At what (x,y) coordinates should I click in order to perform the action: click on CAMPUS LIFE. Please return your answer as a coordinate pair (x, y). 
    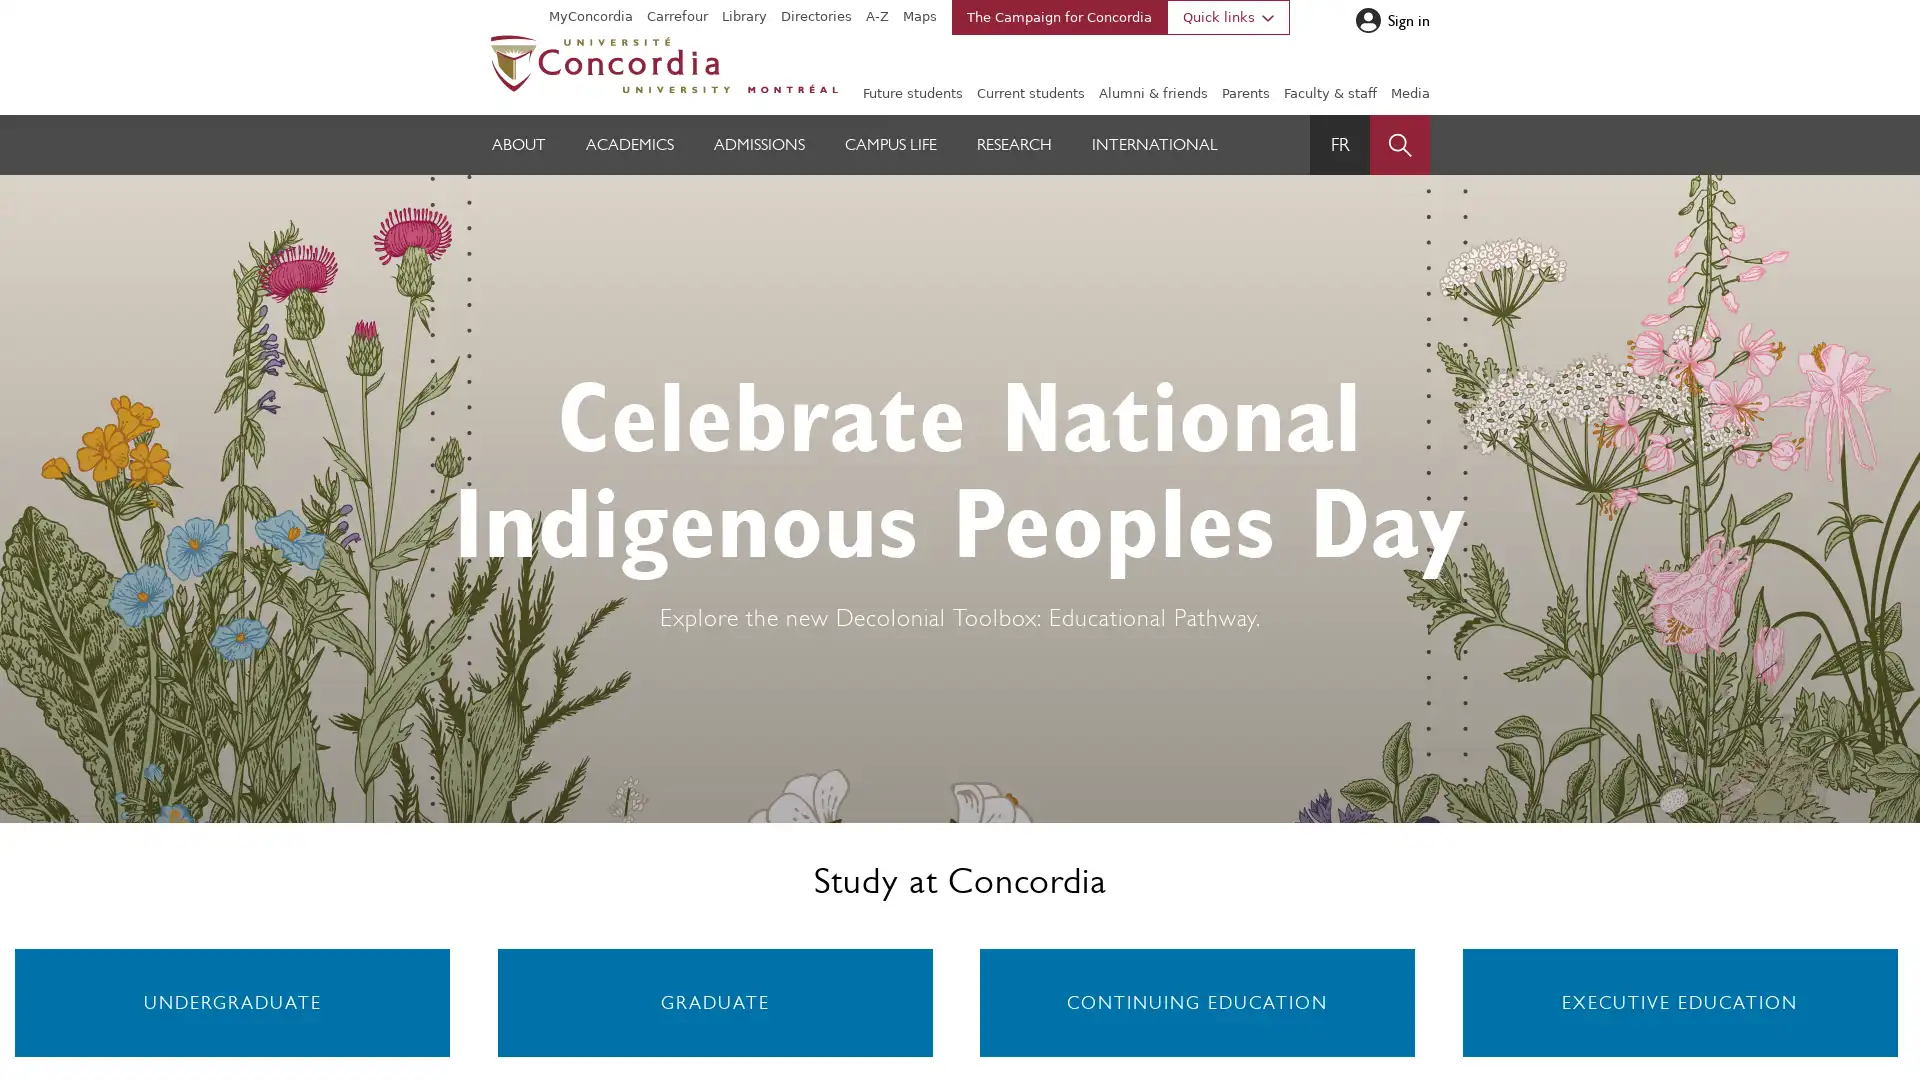
    Looking at the image, I should click on (890, 144).